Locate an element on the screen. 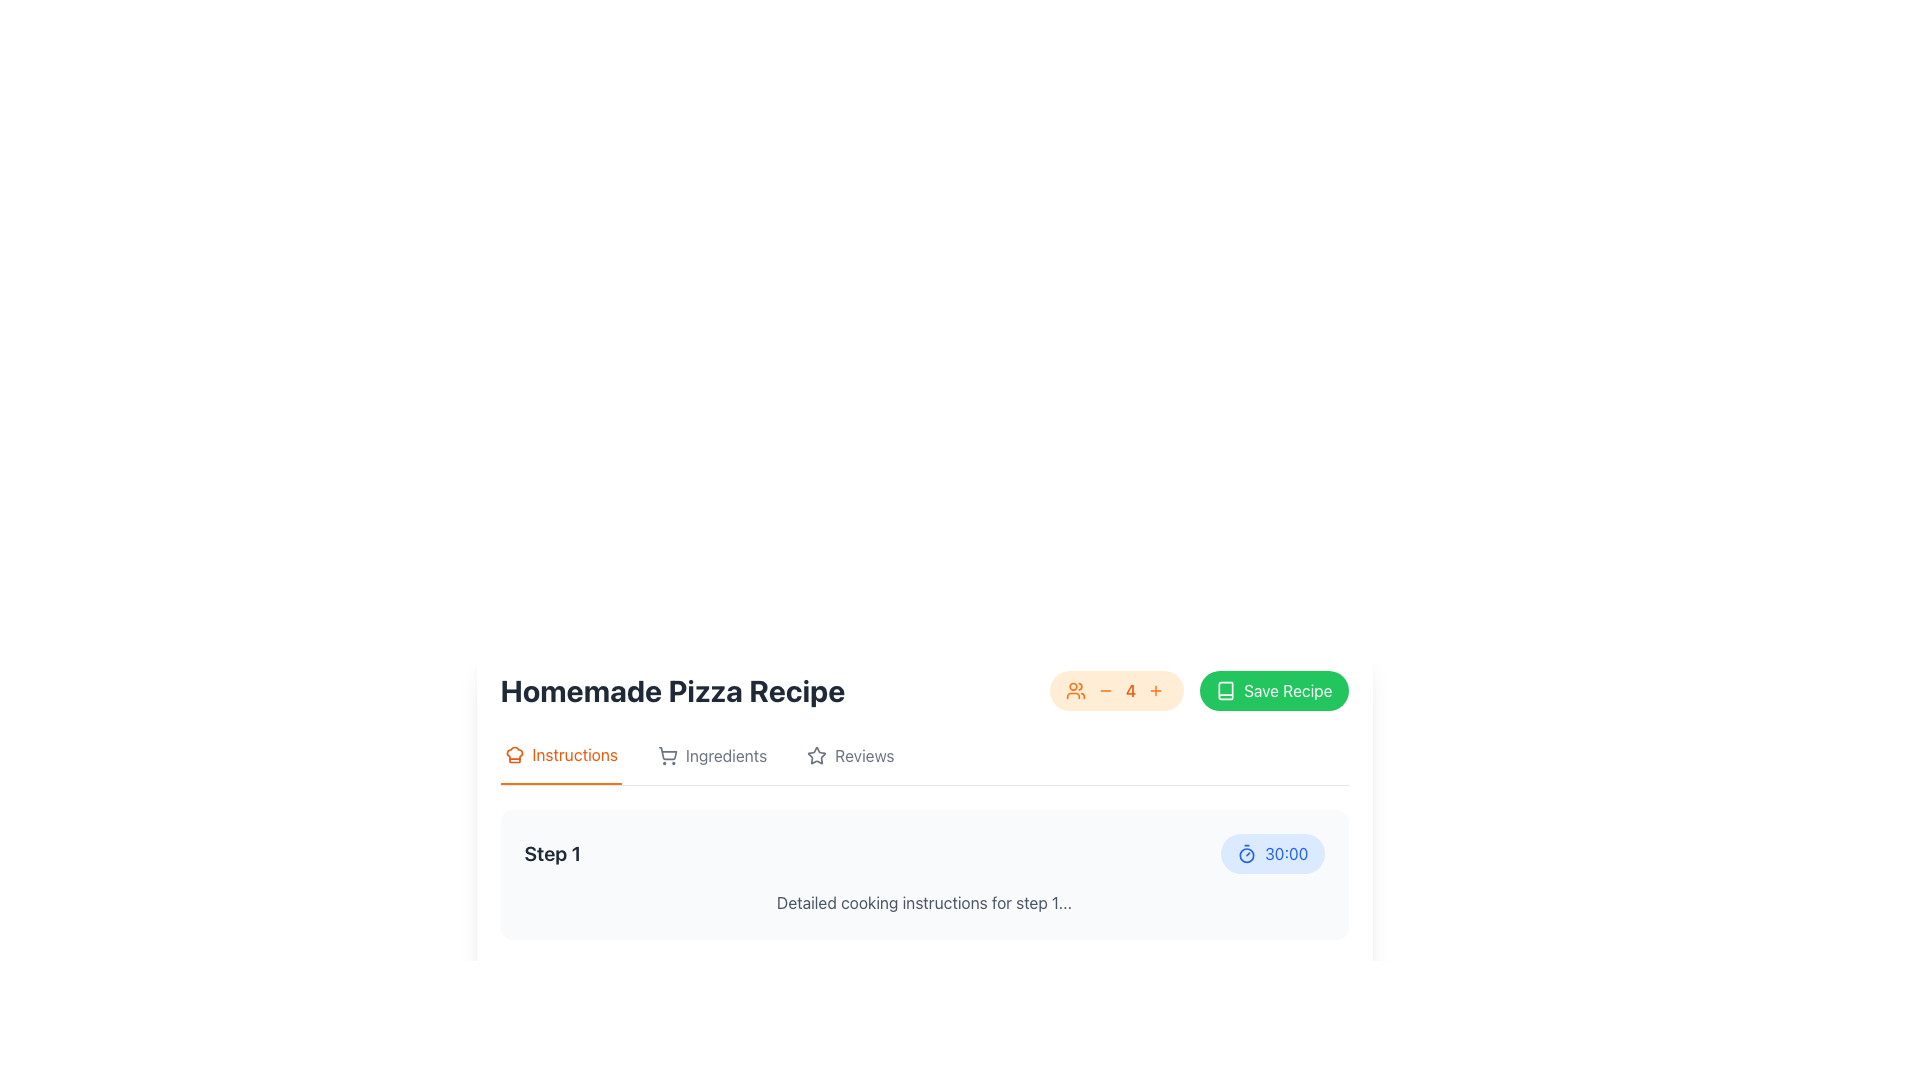  the orange chef's hat icon located to the left of the 'Instructions' text in the tab section above the recipe details is located at coordinates (514, 755).